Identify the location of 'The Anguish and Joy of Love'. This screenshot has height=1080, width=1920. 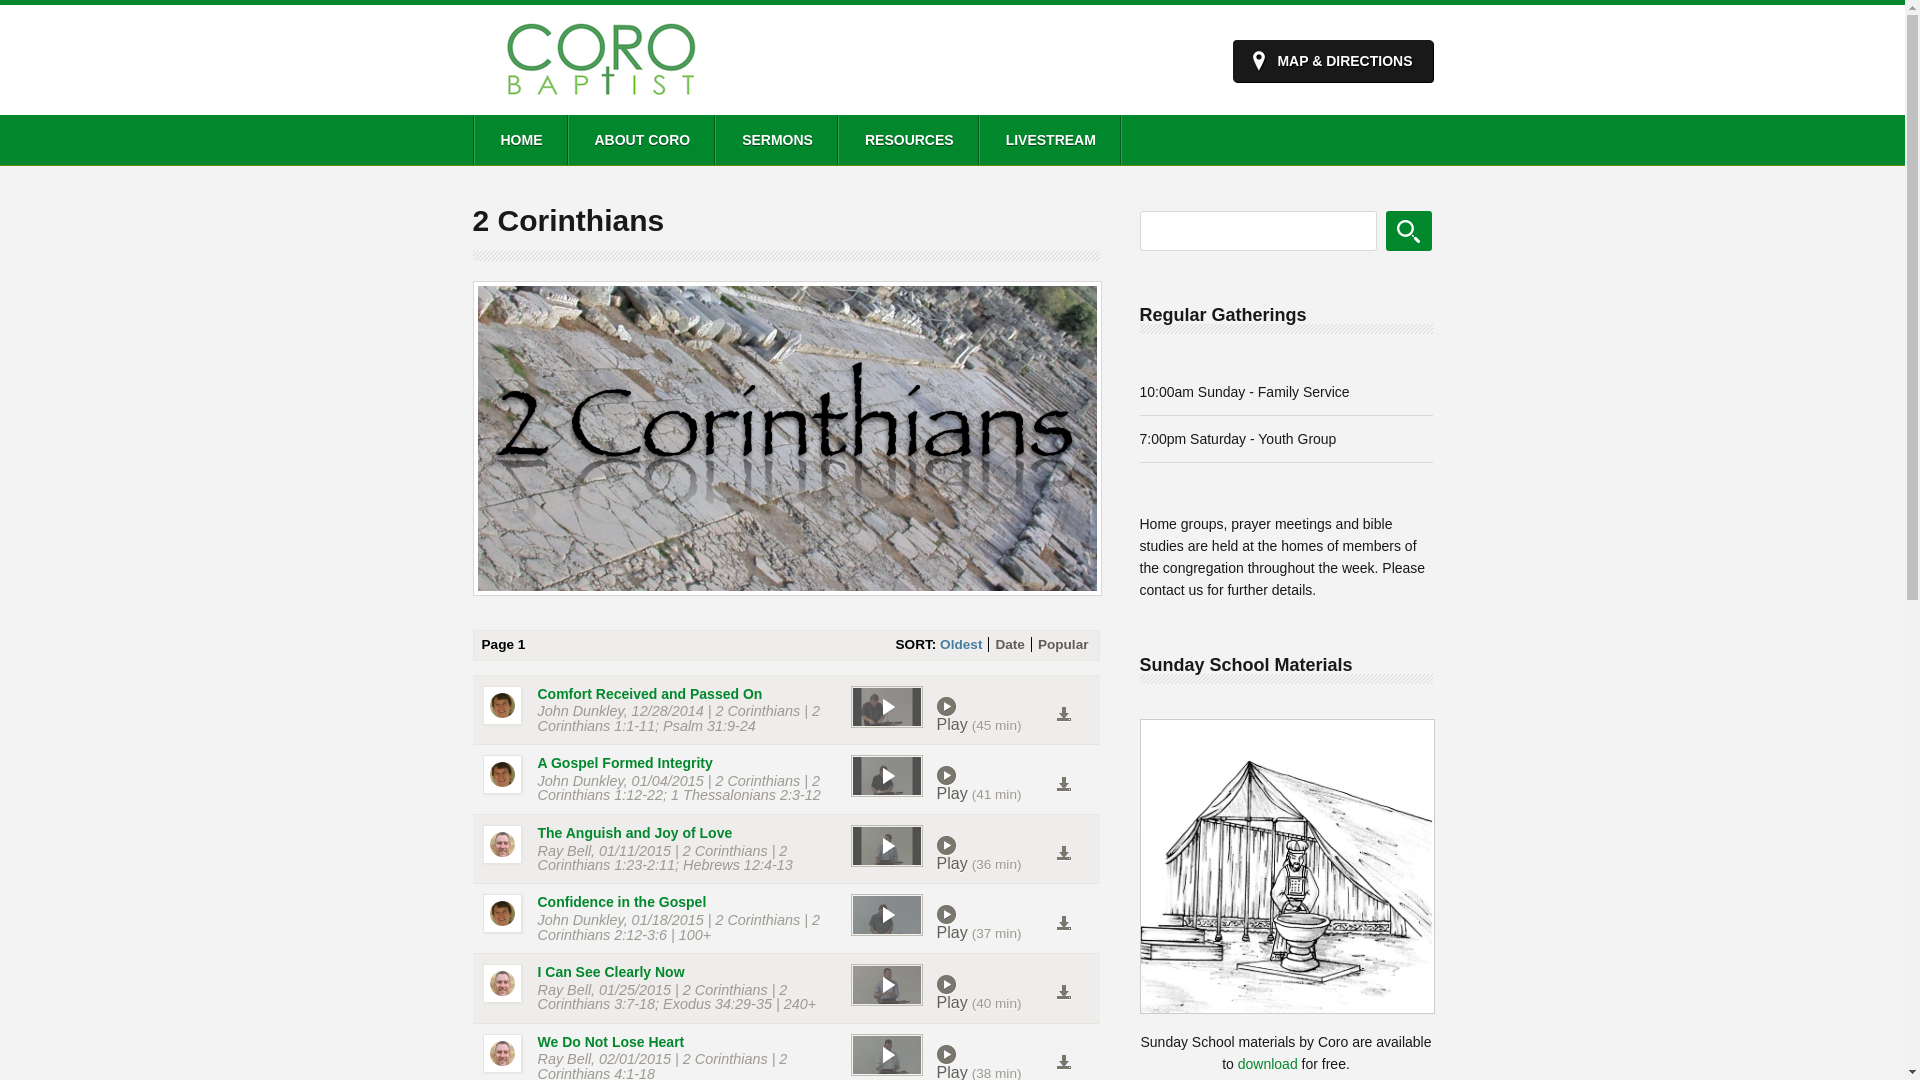
(634, 833).